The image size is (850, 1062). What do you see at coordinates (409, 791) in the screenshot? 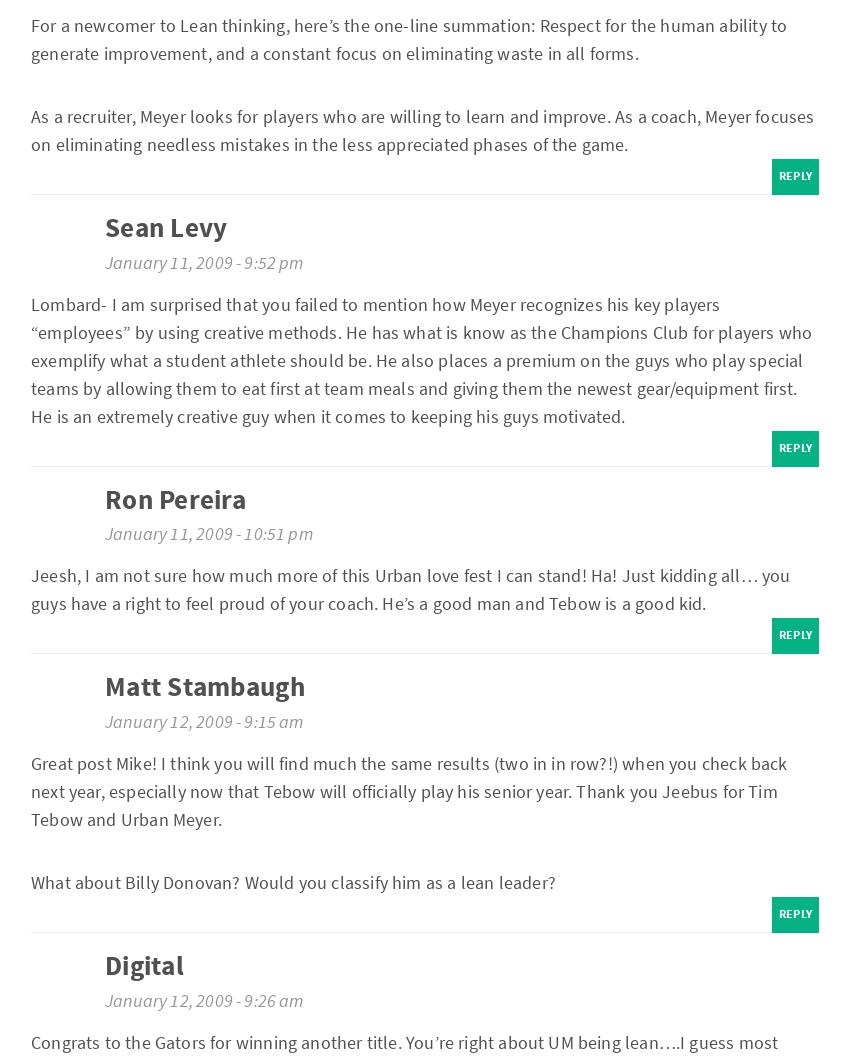
I see `'Great post Mike! I think you will find much the same results (two in in row?!) when you check back next year, especially now that Tebow will officially play his senior year.  Thank you Jeebus for Tim Tebow and Urban Meyer.'` at bounding box center [409, 791].